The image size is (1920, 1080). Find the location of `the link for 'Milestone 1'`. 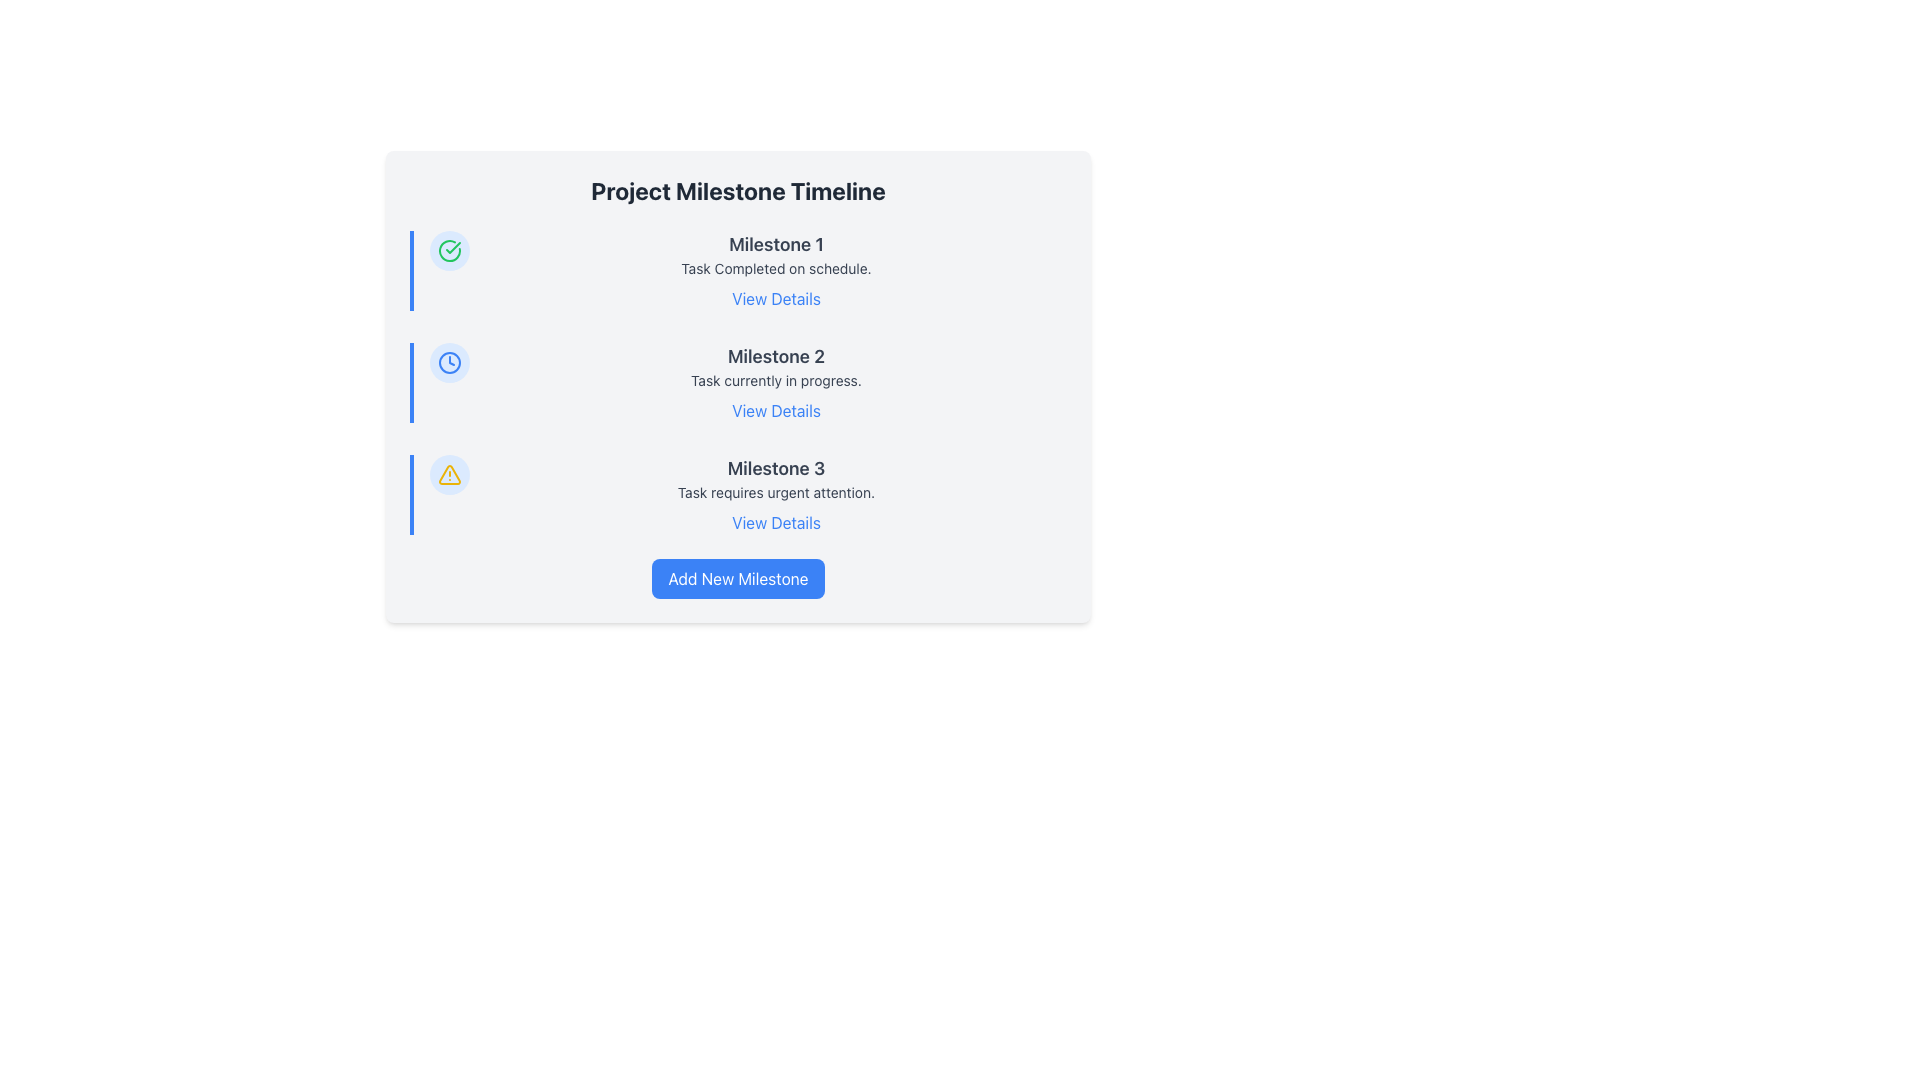

the link for 'Milestone 1' is located at coordinates (775, 299).